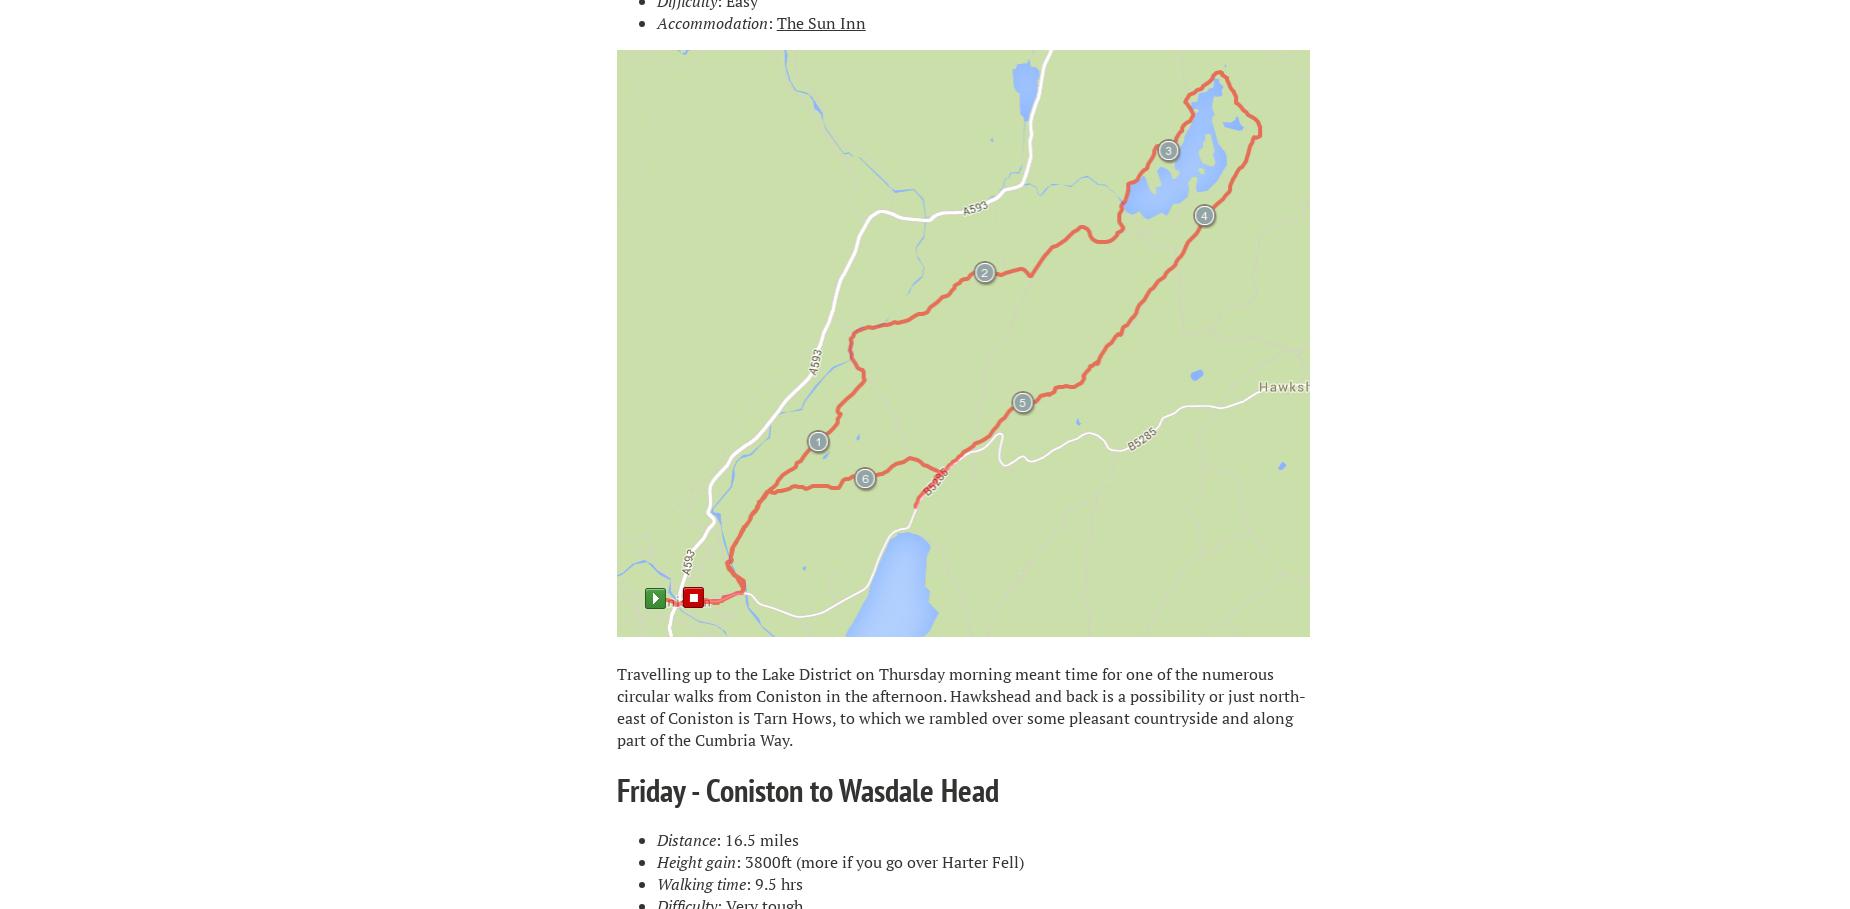 The width and height of the screenshot is (1850, 909). I want to click on 'Friday - Coniston to Wasdale Head', so click(806, 788).